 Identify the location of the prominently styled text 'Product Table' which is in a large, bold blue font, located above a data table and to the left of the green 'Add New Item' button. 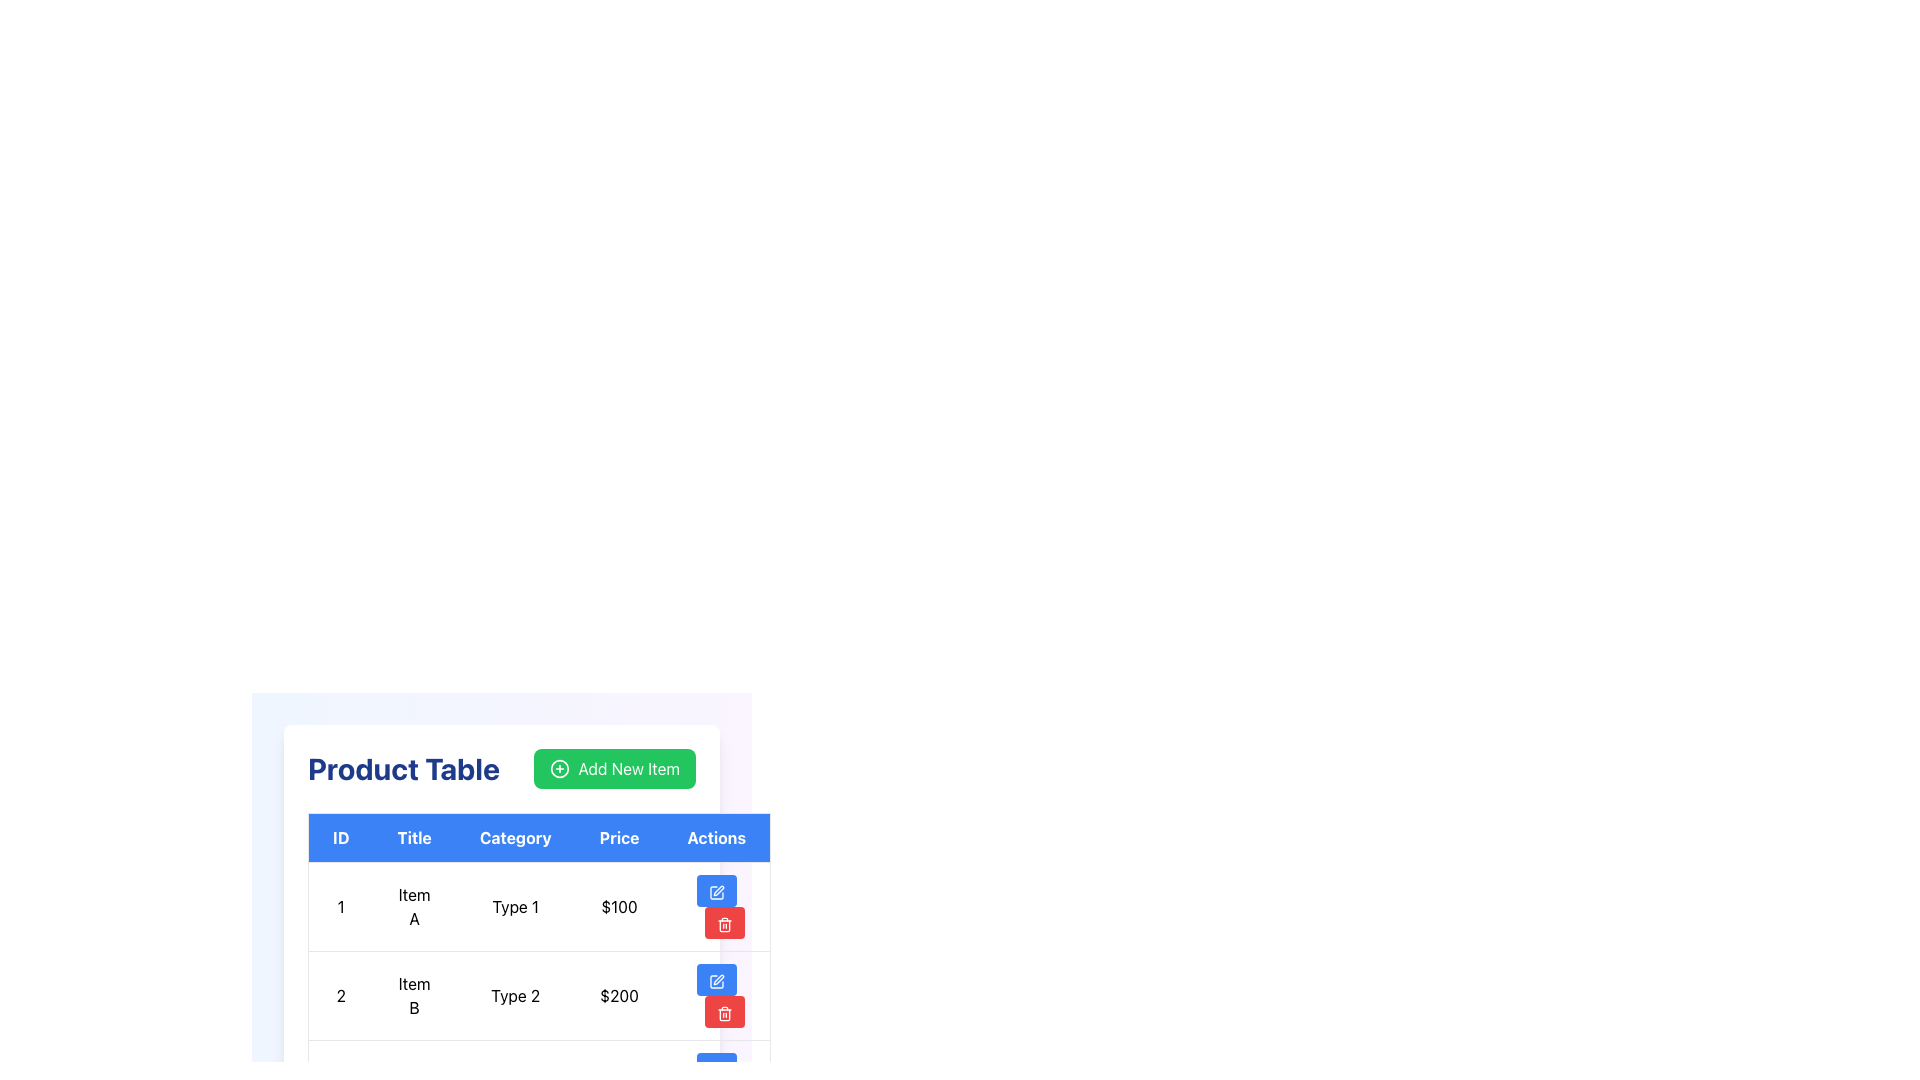
(402, 767).